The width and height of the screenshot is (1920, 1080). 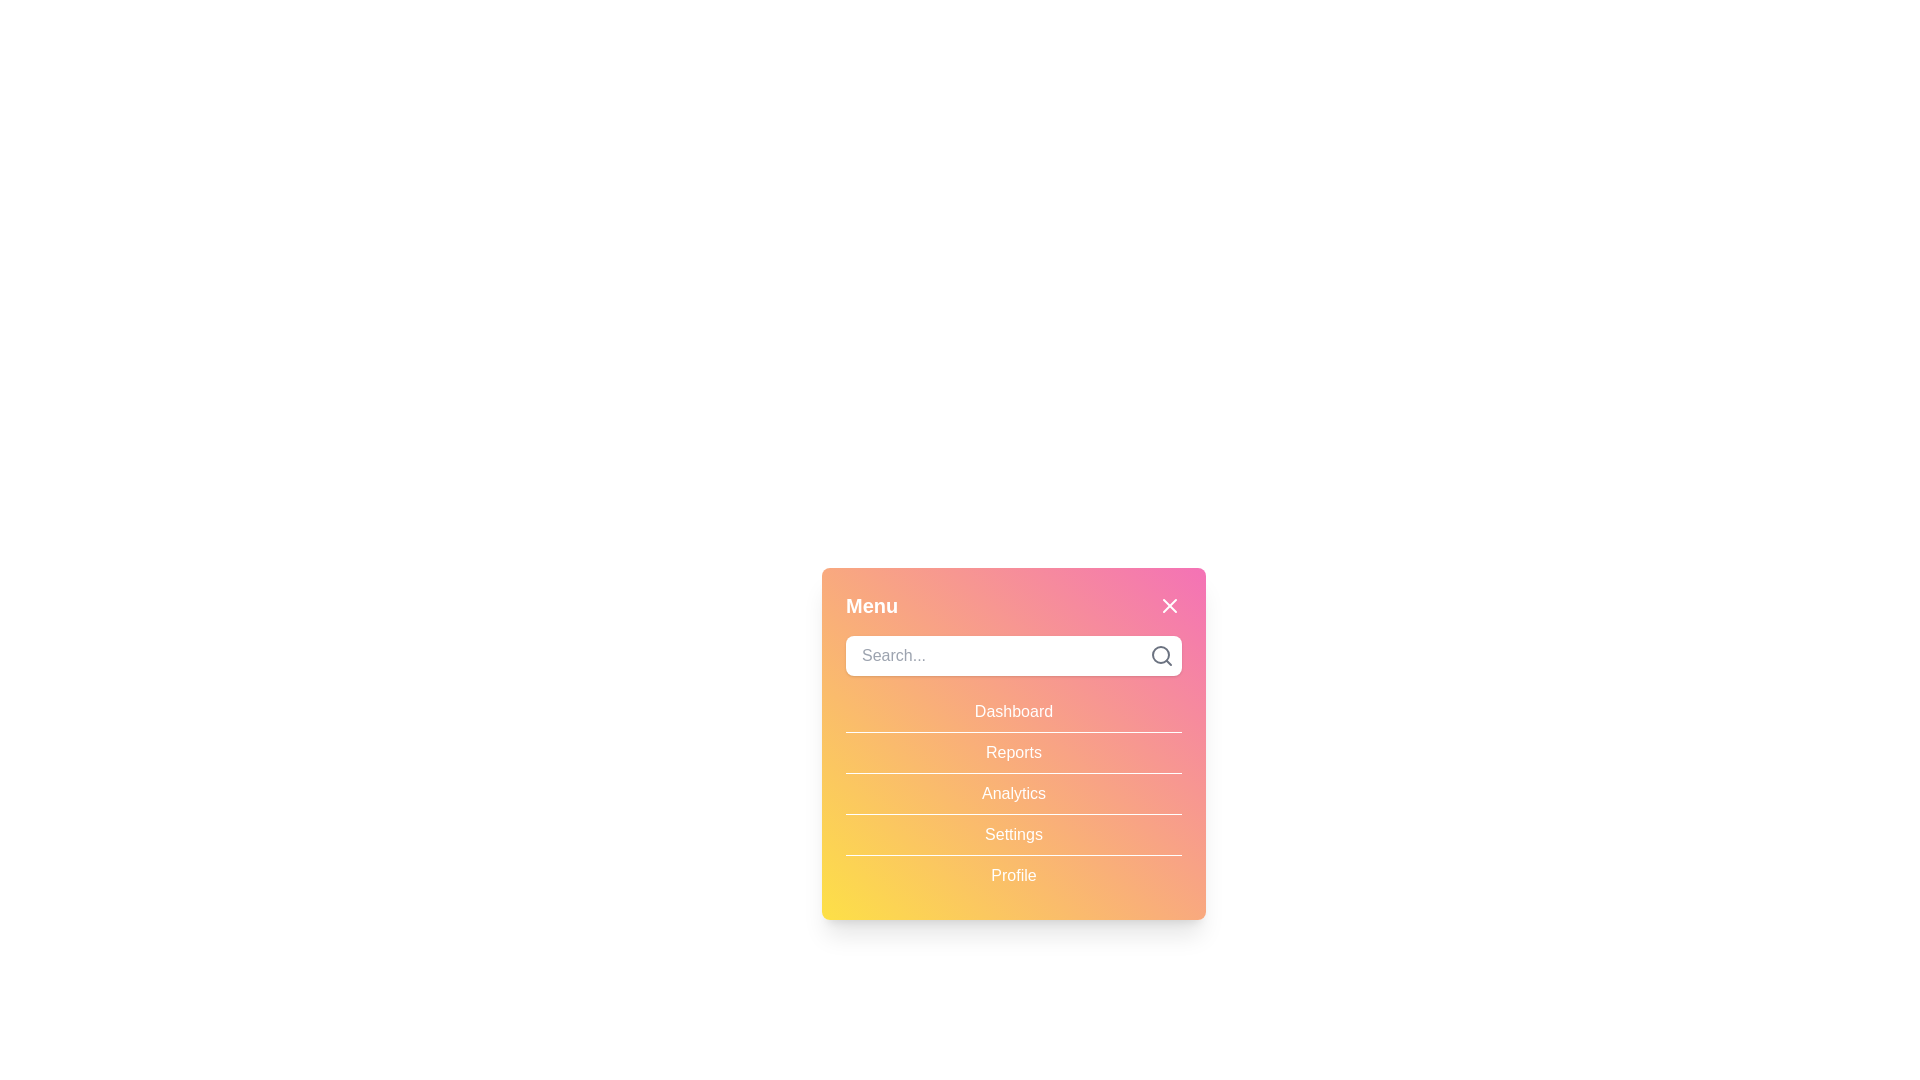 I want to click on the menu item Profile to select it, so click(x=1013, y=874).